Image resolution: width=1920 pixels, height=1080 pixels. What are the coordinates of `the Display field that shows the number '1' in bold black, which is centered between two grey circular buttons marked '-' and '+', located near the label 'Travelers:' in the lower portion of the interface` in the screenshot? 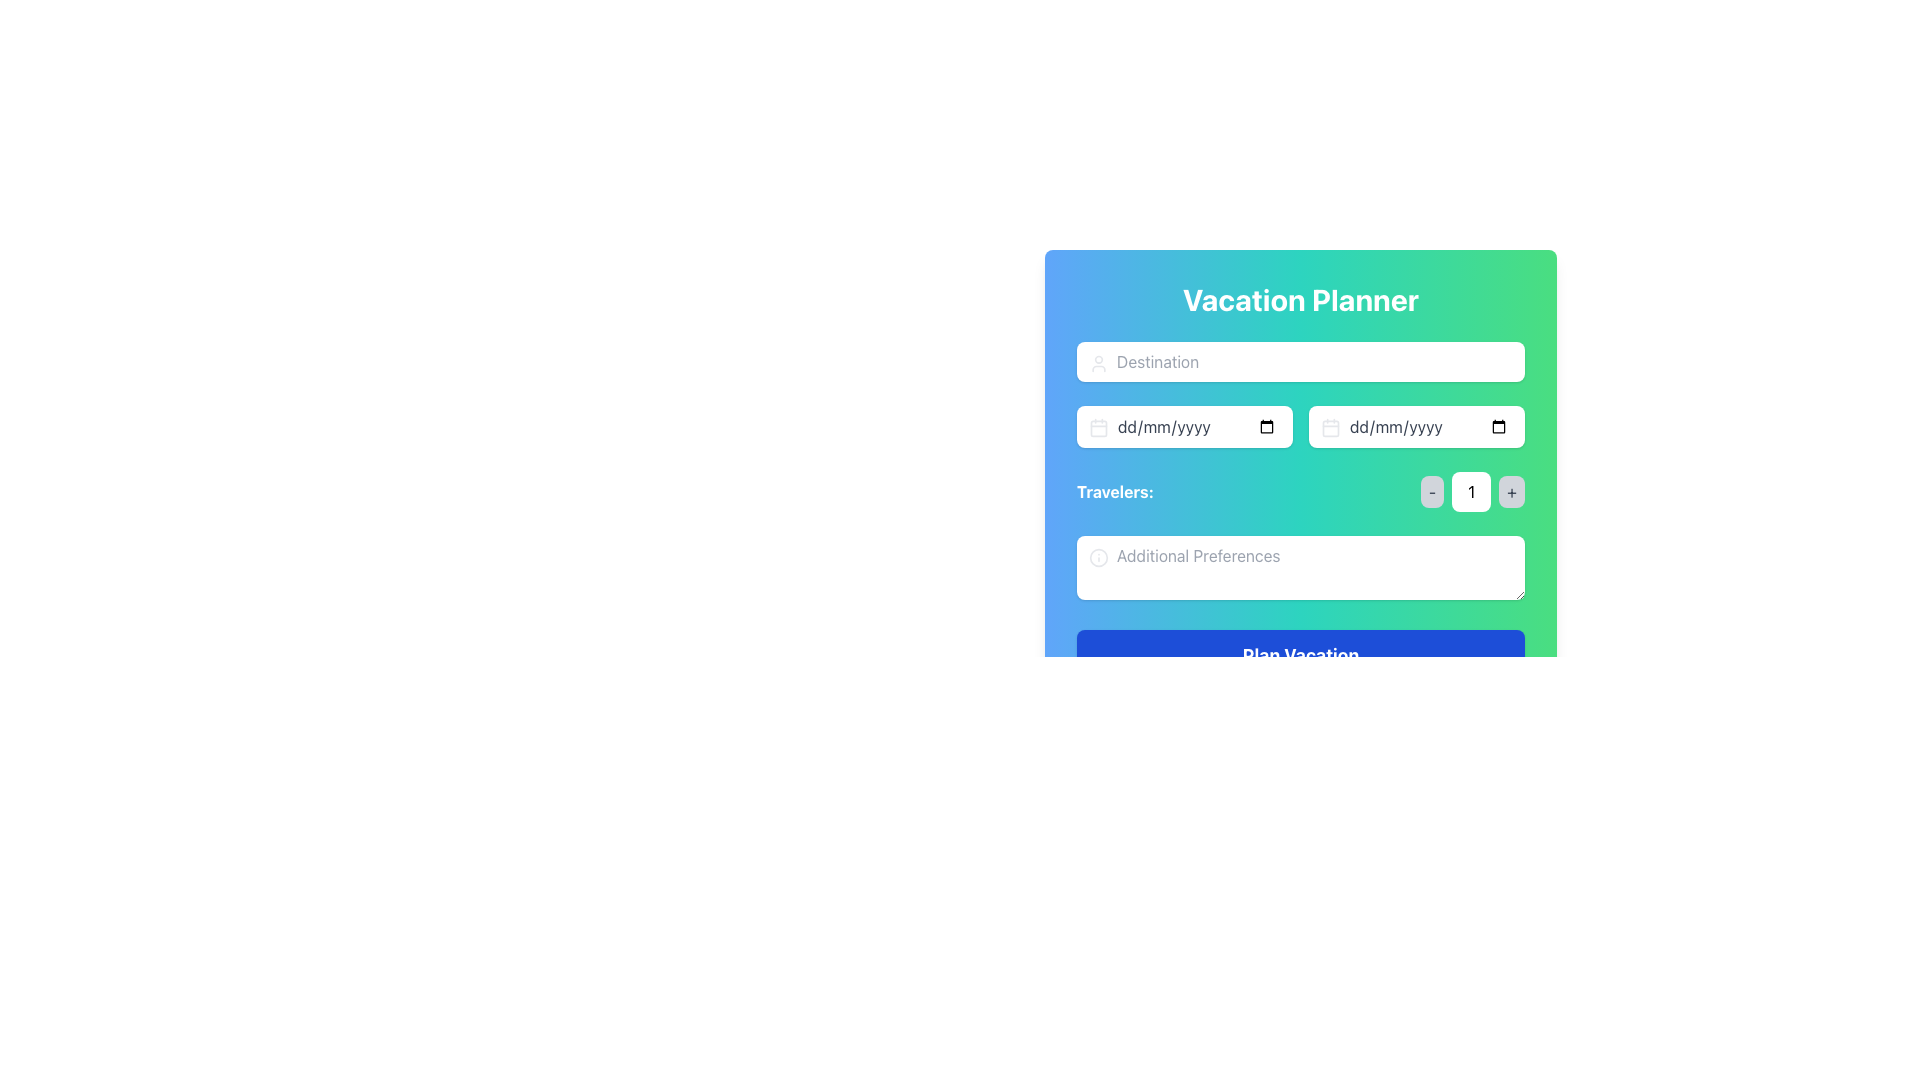 It's located at (1473, 492).